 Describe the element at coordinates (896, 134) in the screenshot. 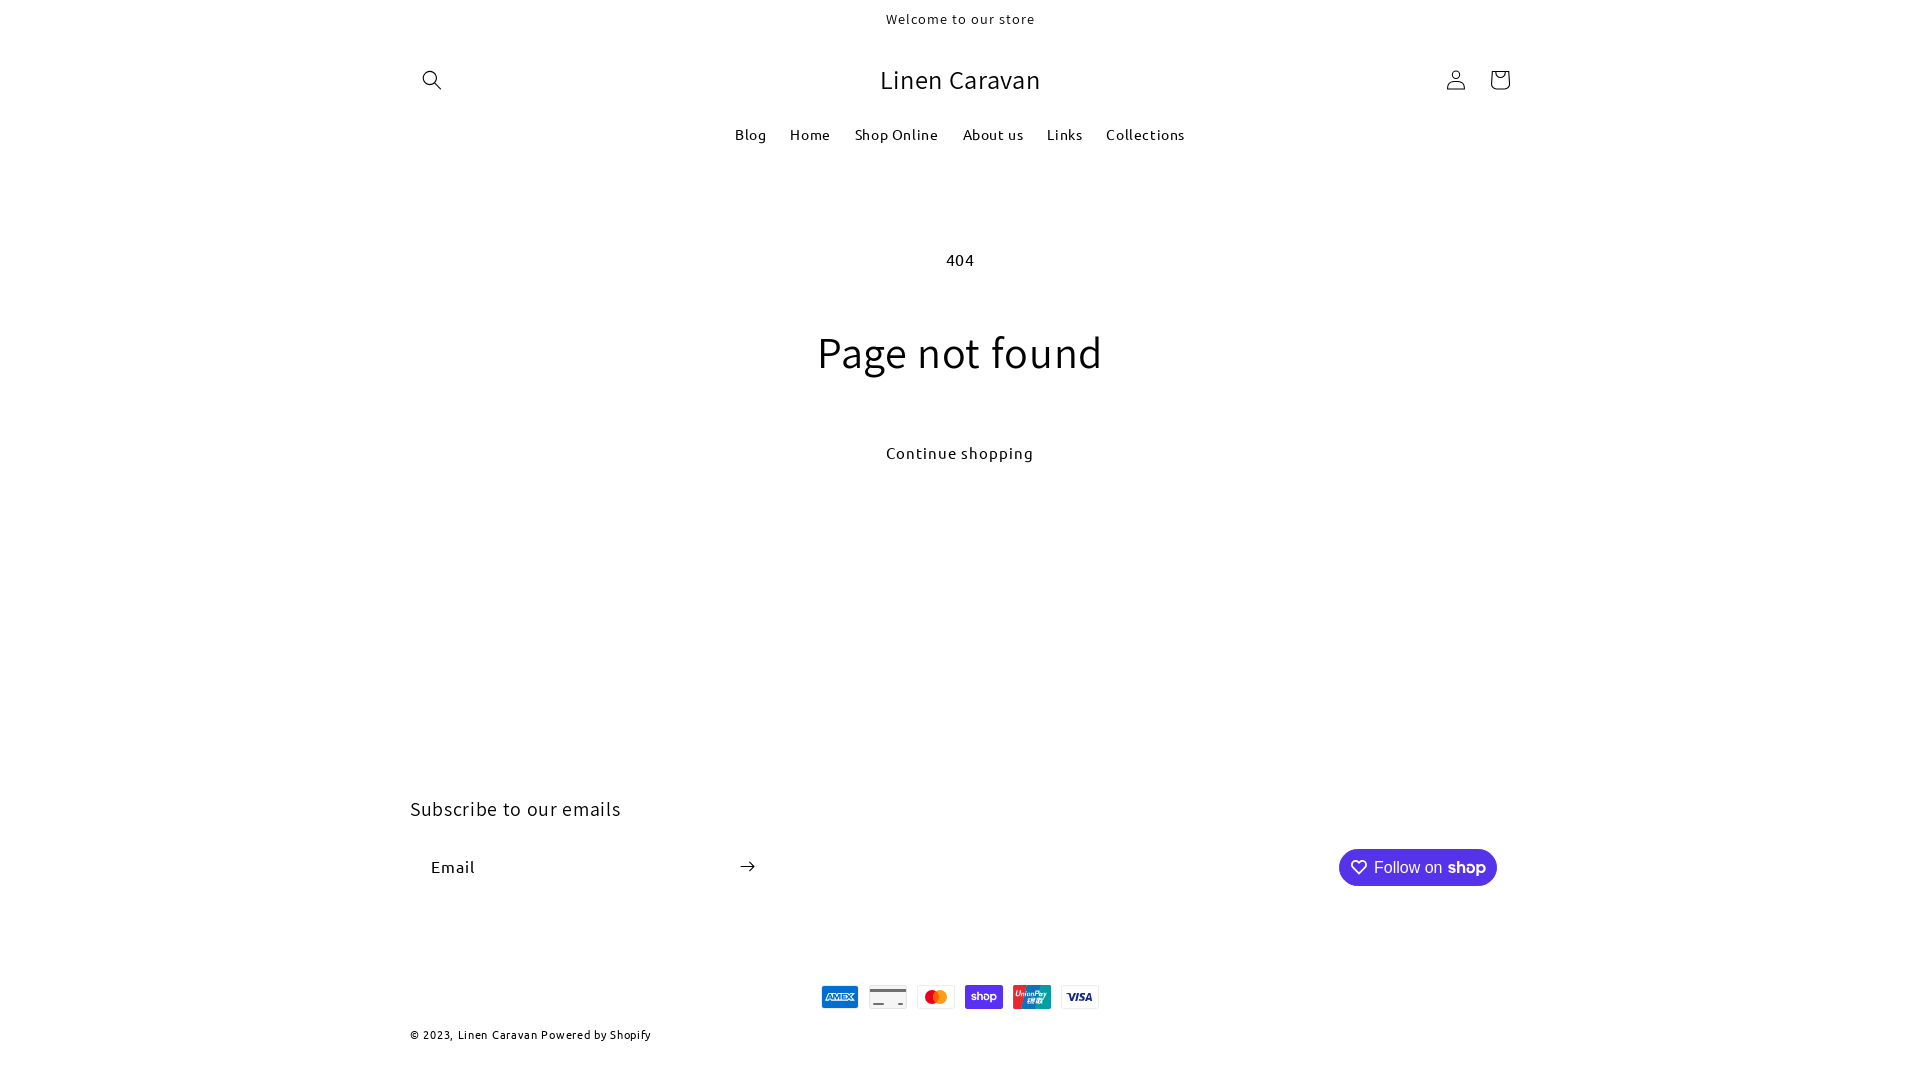

I see `'Shop Online'` at that location.